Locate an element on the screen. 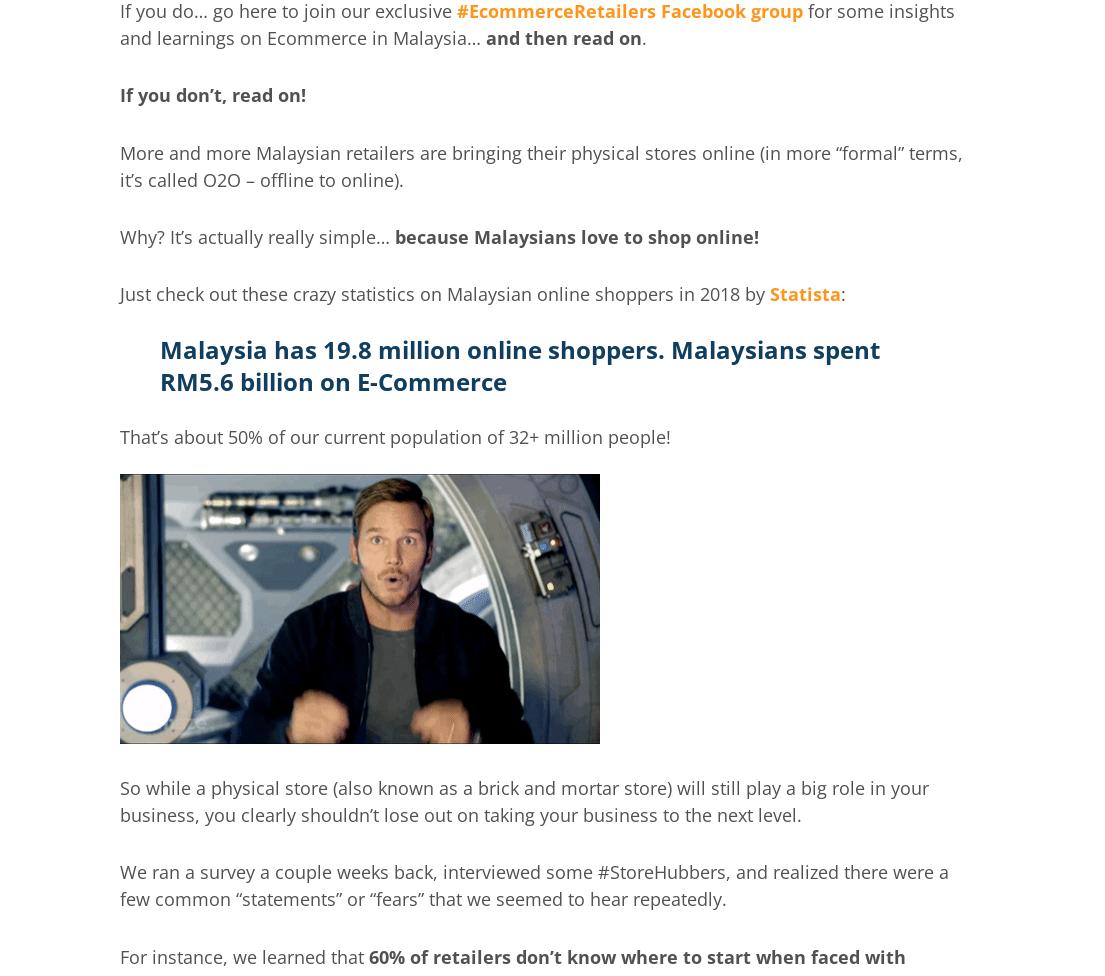 This screenshot has height=976, width=1105. 'If you don’t, read on!' is located at coordinates (212, 94).